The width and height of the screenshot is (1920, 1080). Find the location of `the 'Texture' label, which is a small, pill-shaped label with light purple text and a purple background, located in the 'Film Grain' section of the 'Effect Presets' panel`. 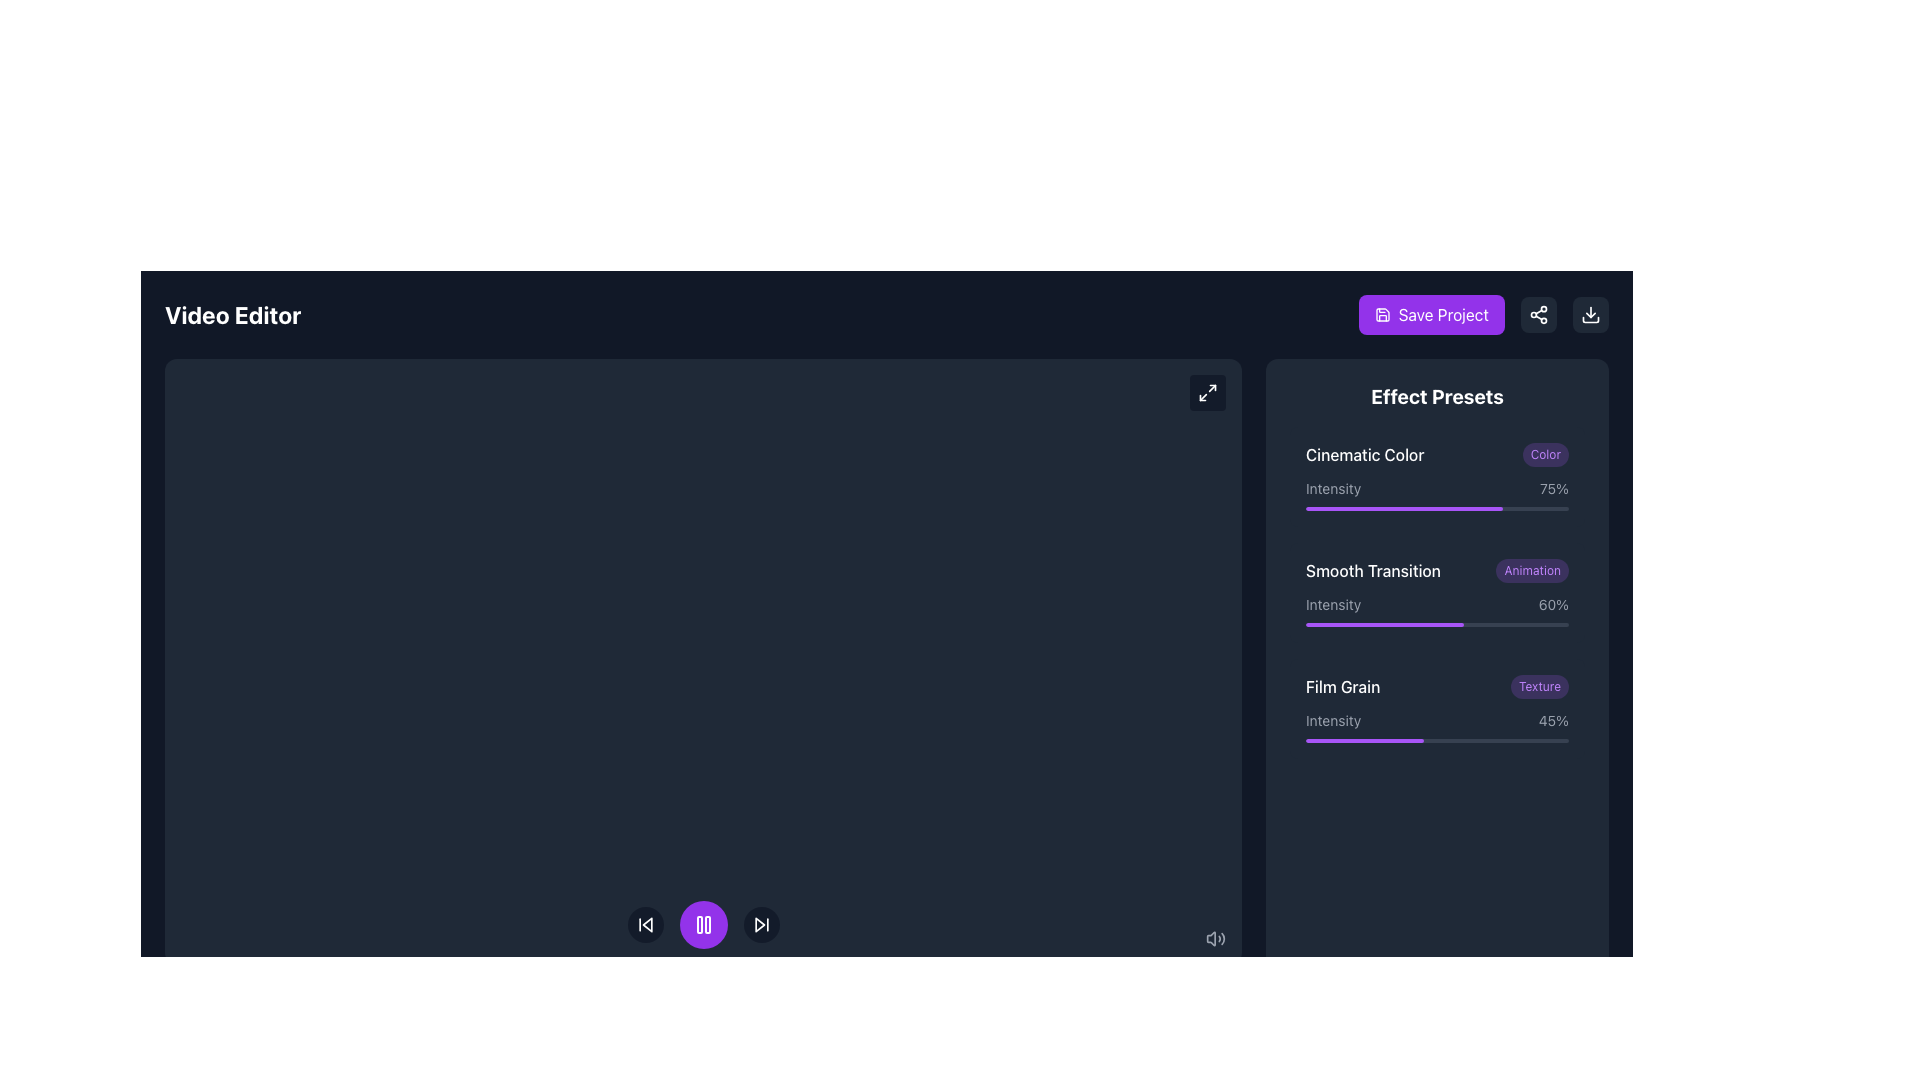

the 'Texture' label, which is a small, pill-shaped label with light purple text and a purple background, located in the 'Film Grain' section of the 'Effect Presets' panel is located at coordinates (1539, 685).